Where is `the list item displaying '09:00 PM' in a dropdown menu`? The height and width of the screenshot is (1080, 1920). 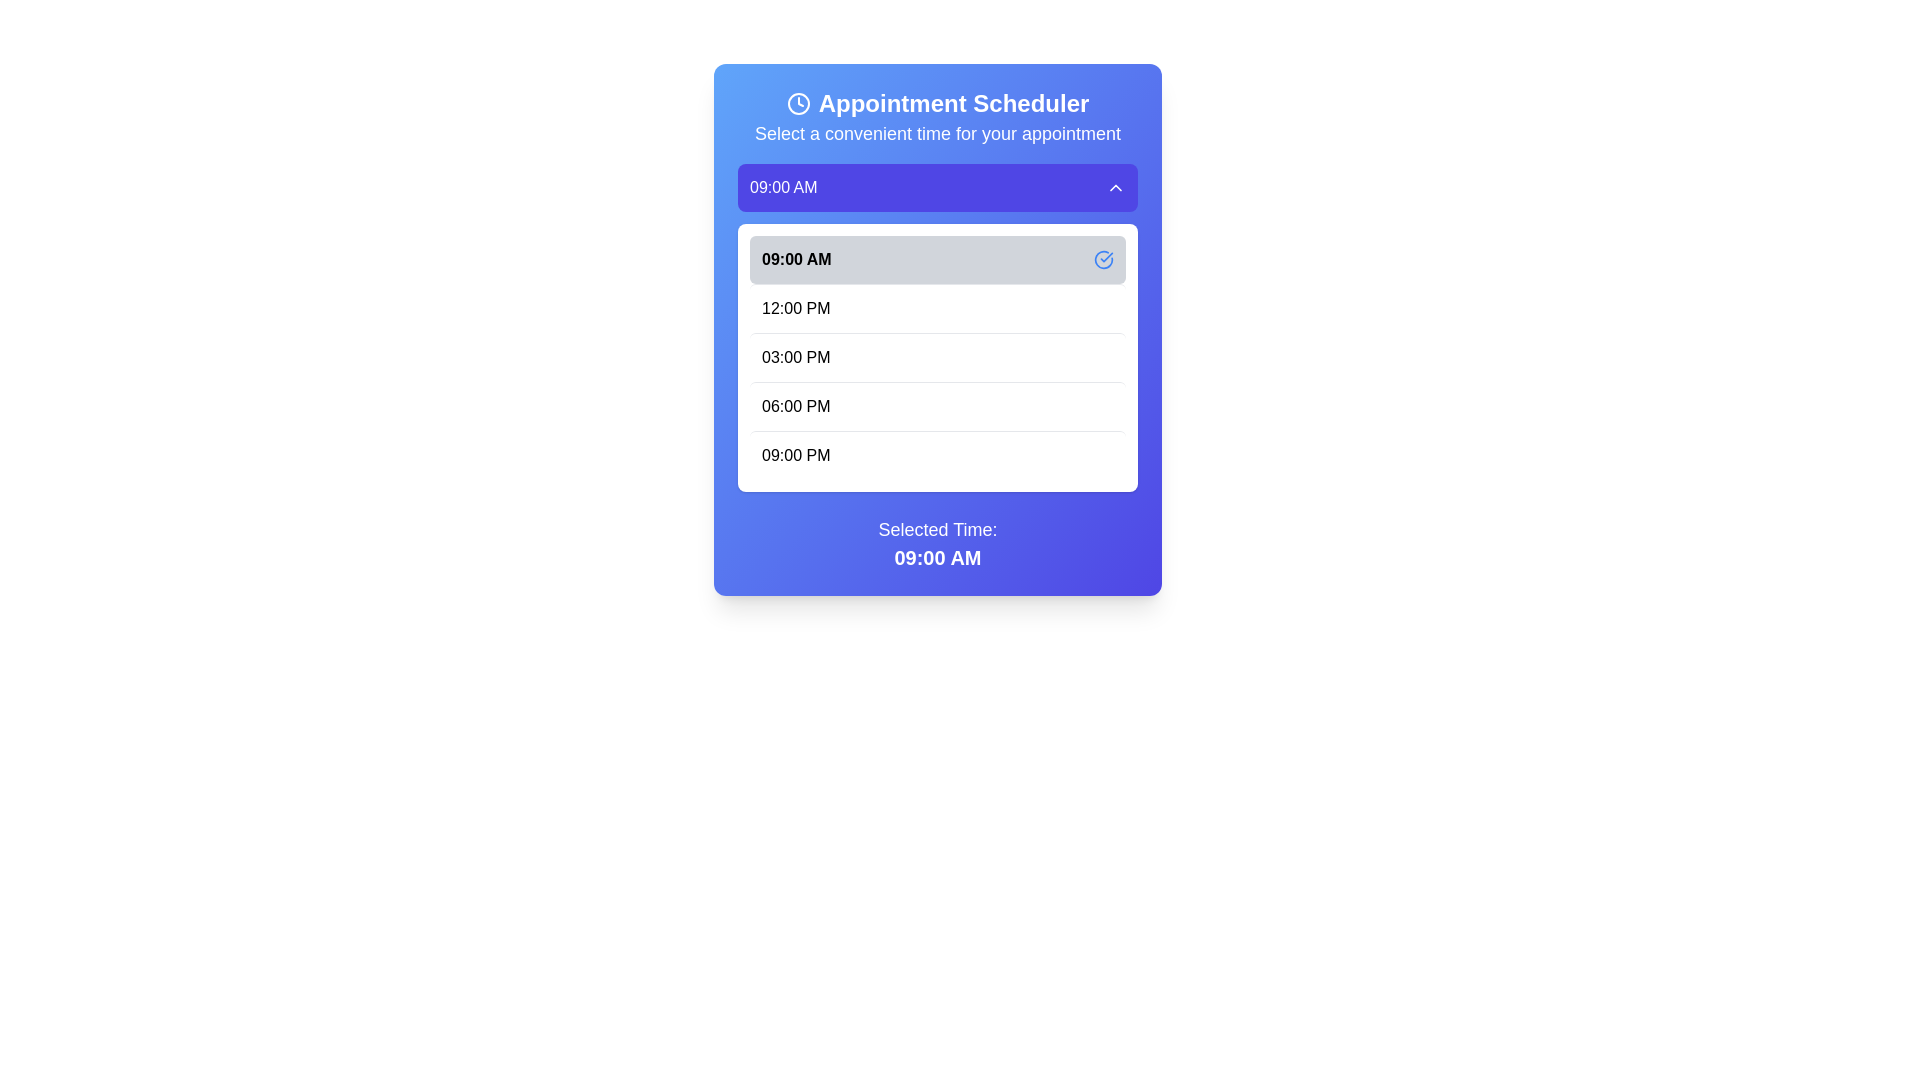
the list item displaying '09:00 PM' in a dropdown menu is located at coordinates (936, 455).